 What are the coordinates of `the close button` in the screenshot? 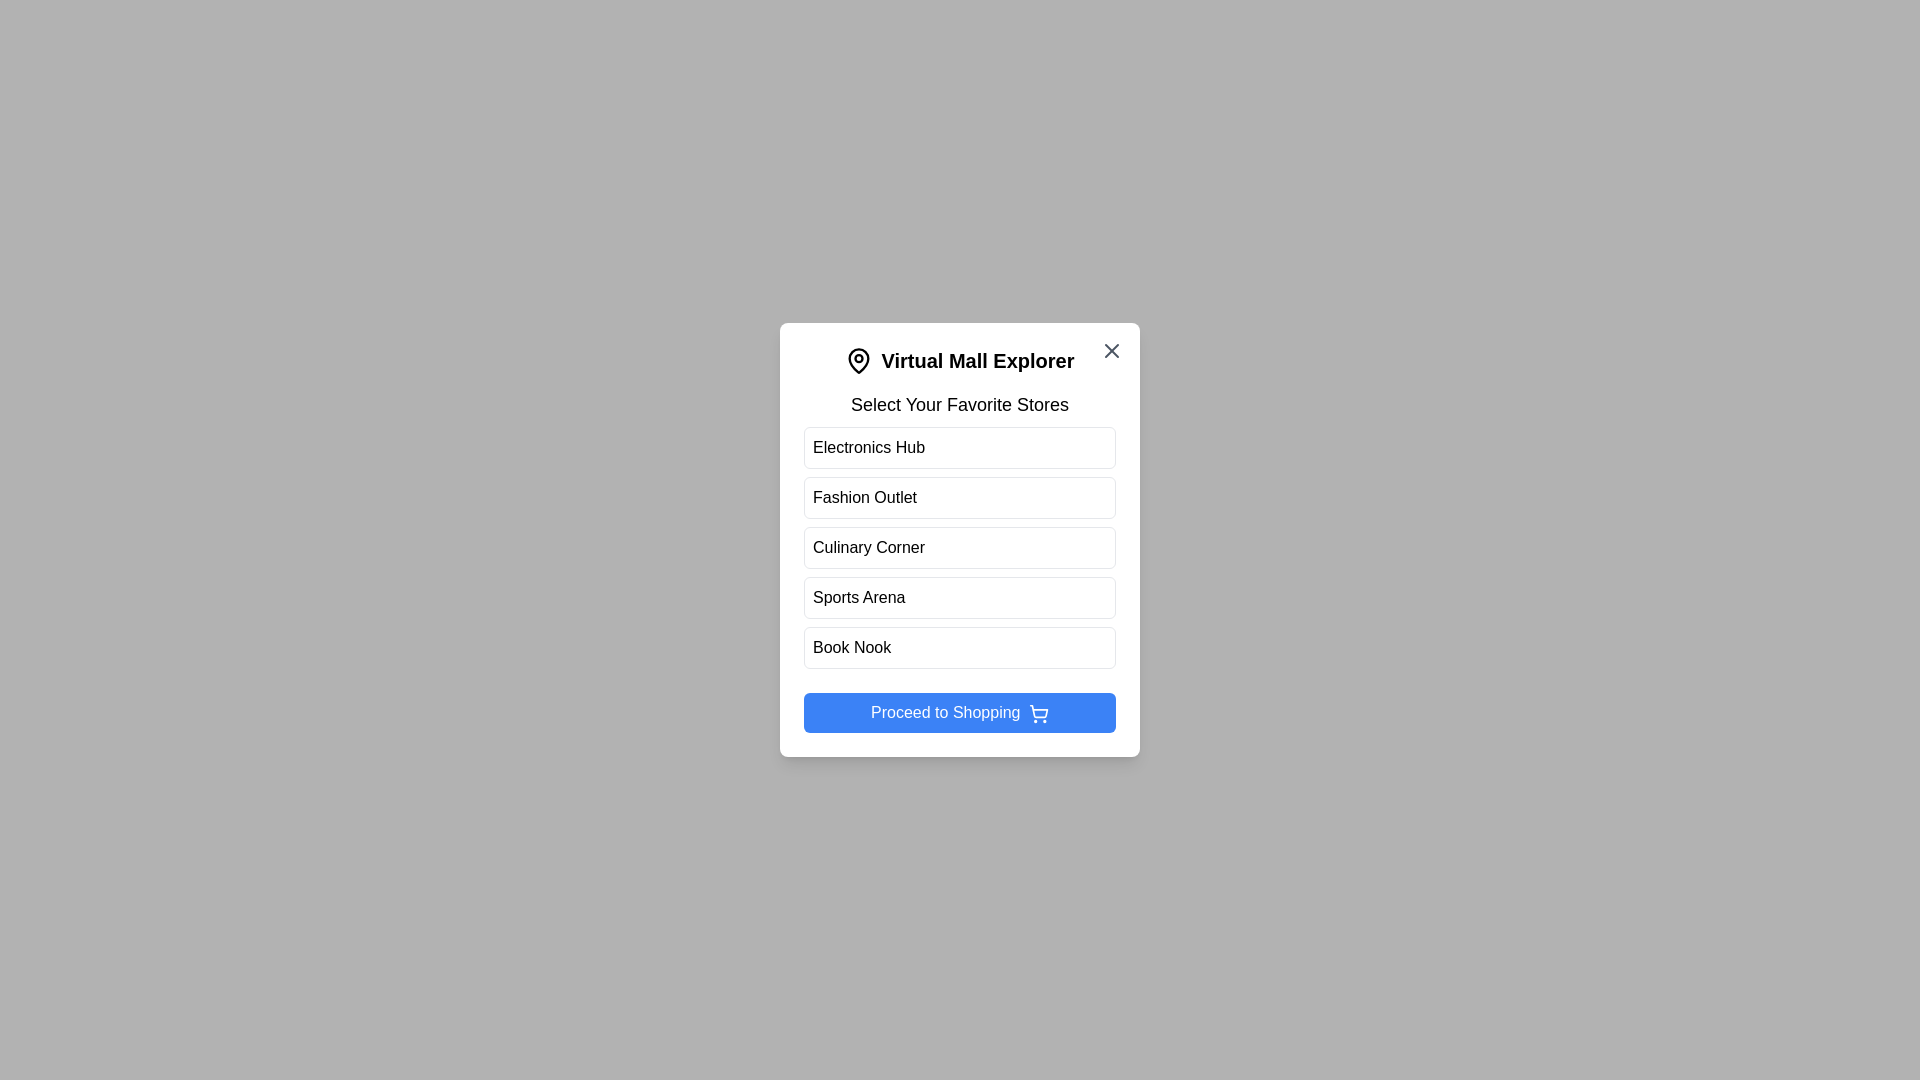 It's located at (1111, 350).